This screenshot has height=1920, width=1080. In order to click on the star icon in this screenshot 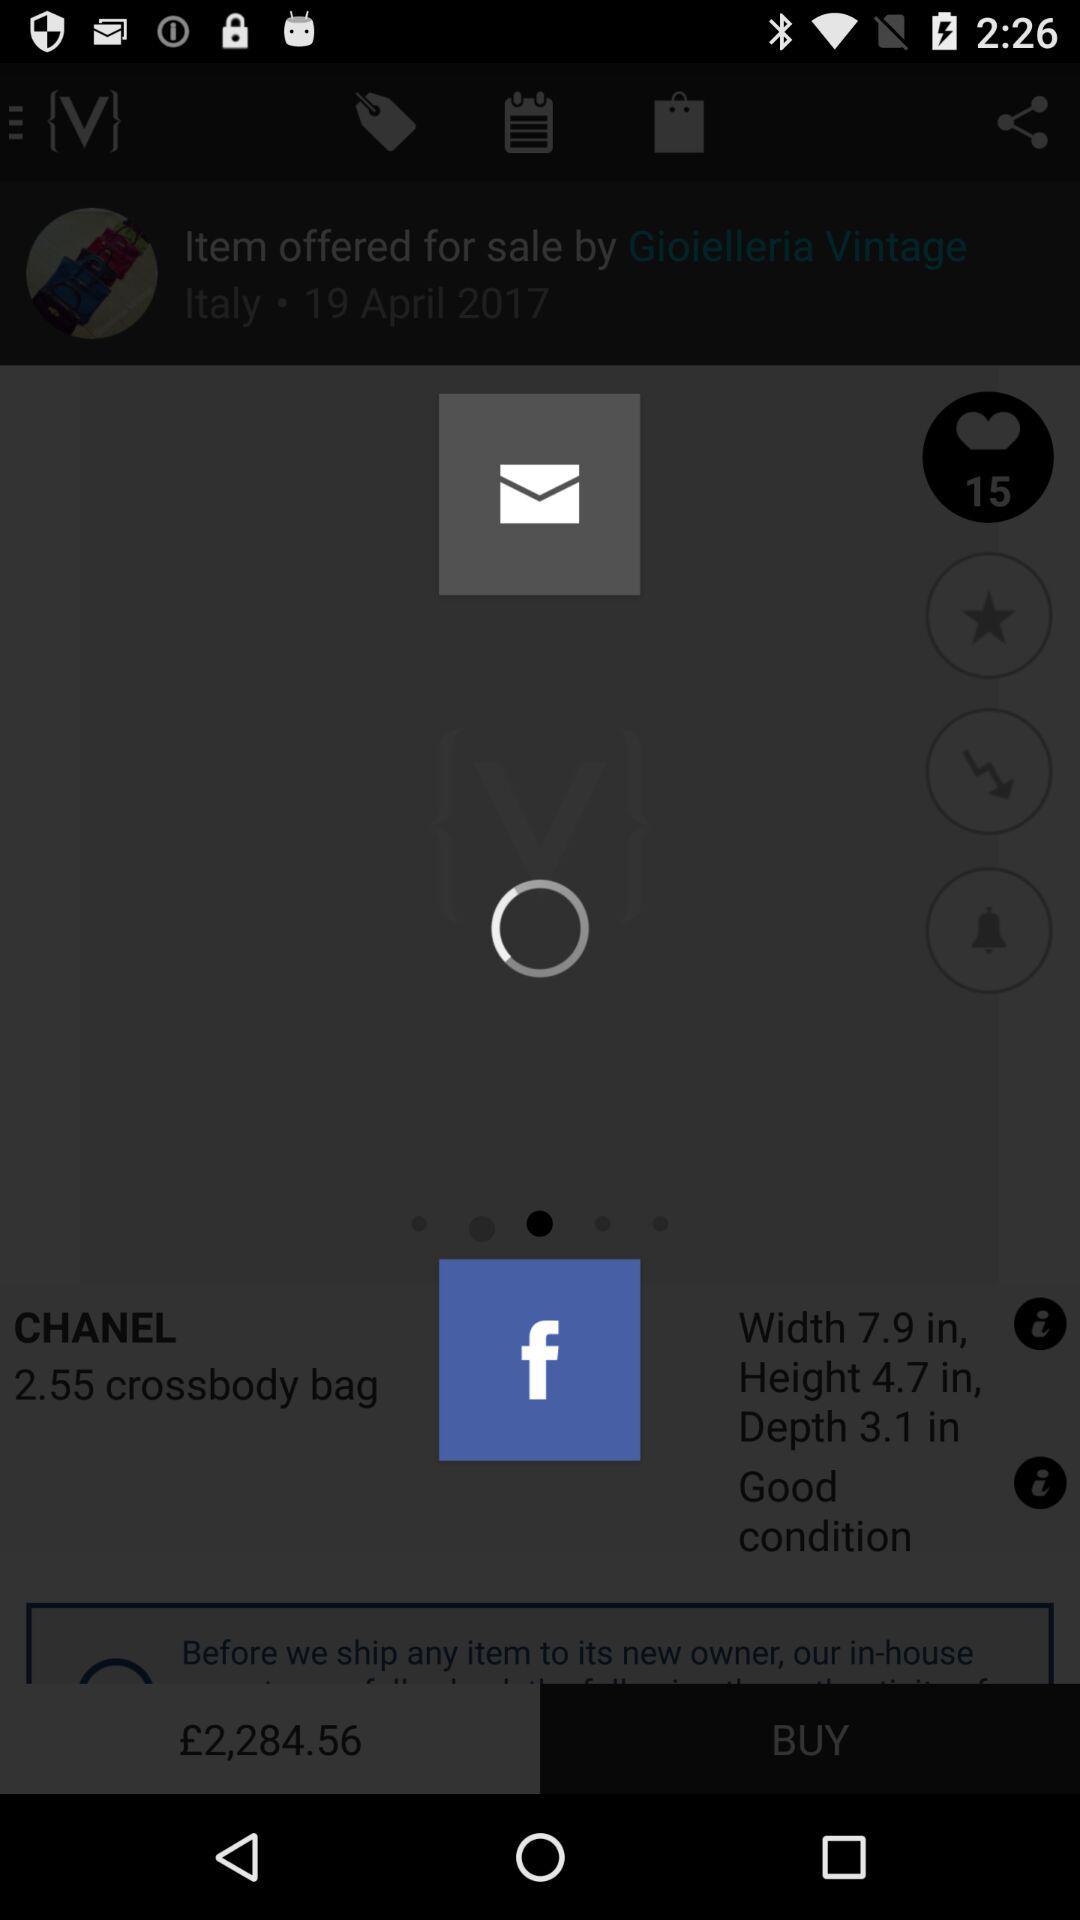, I will do `click(987, 657)`.